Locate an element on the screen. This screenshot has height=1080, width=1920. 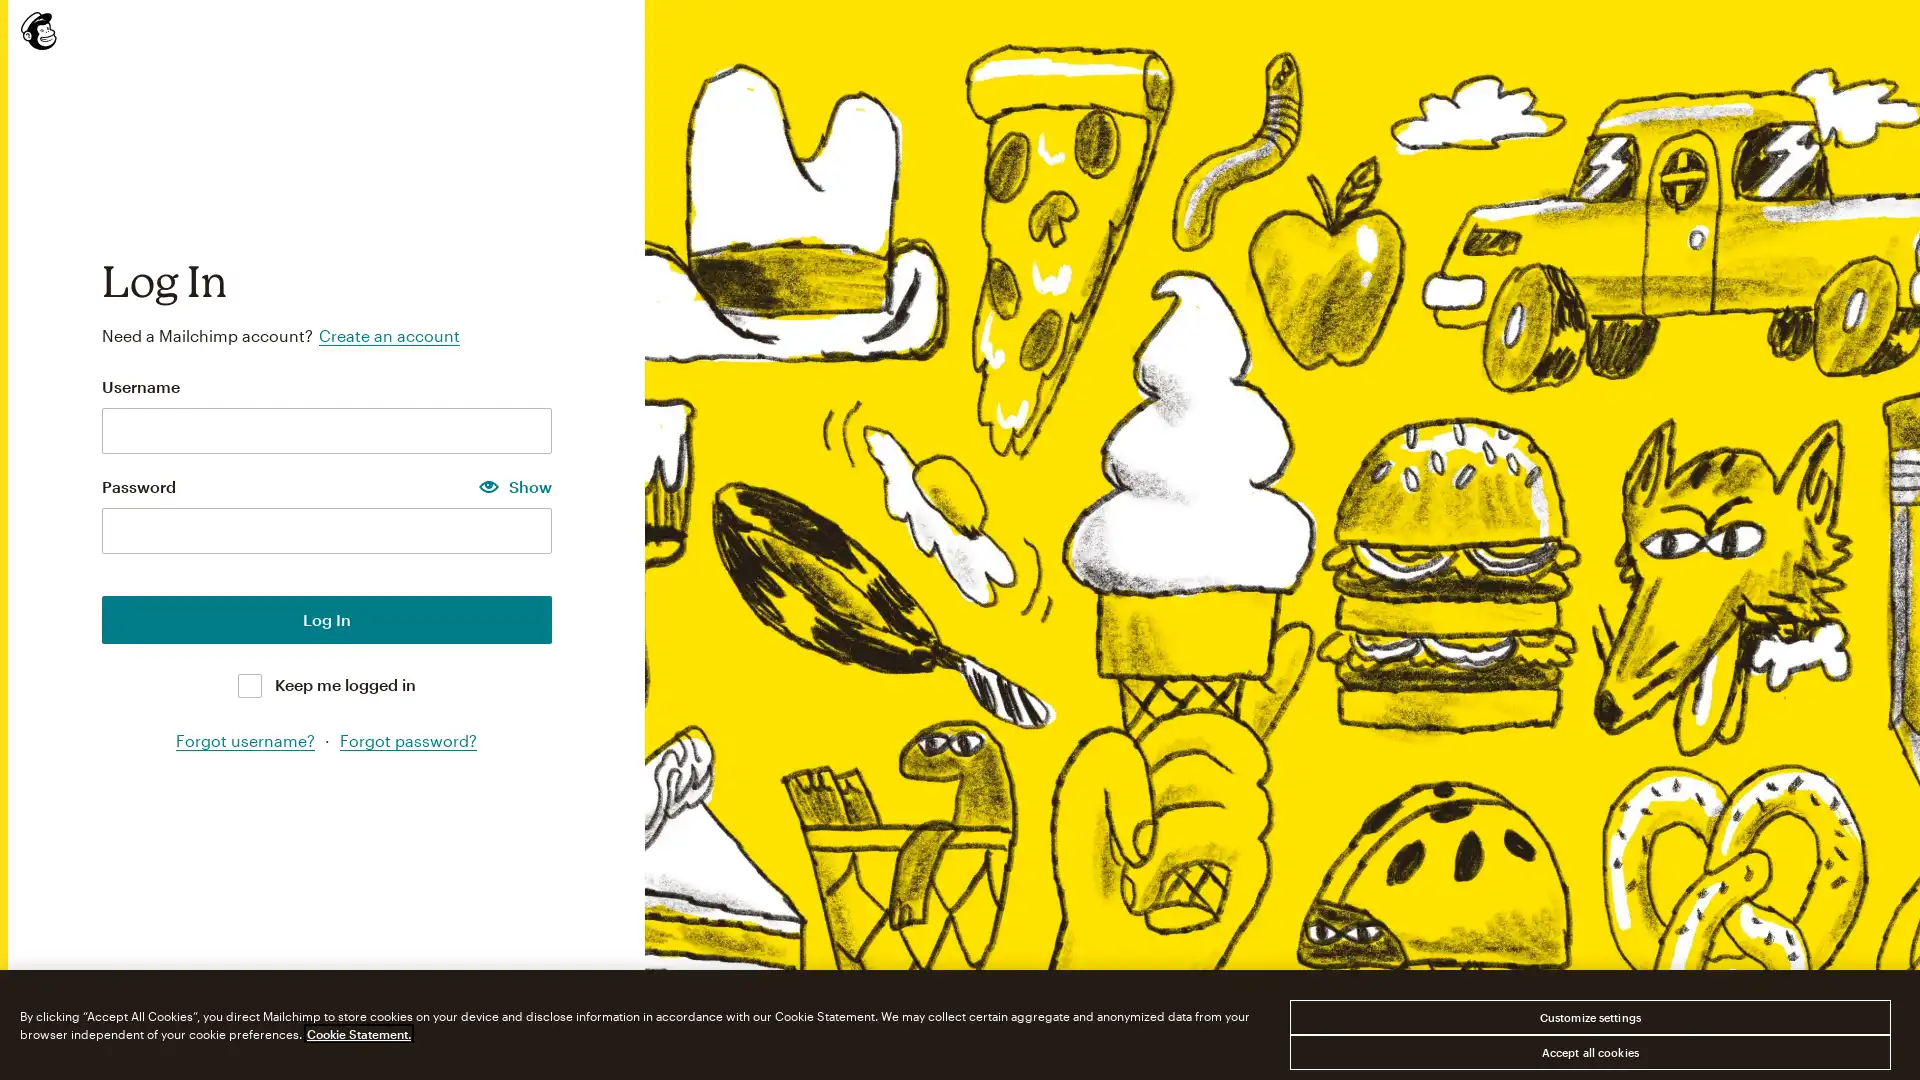
Log In is located at coordinates (326, 617).